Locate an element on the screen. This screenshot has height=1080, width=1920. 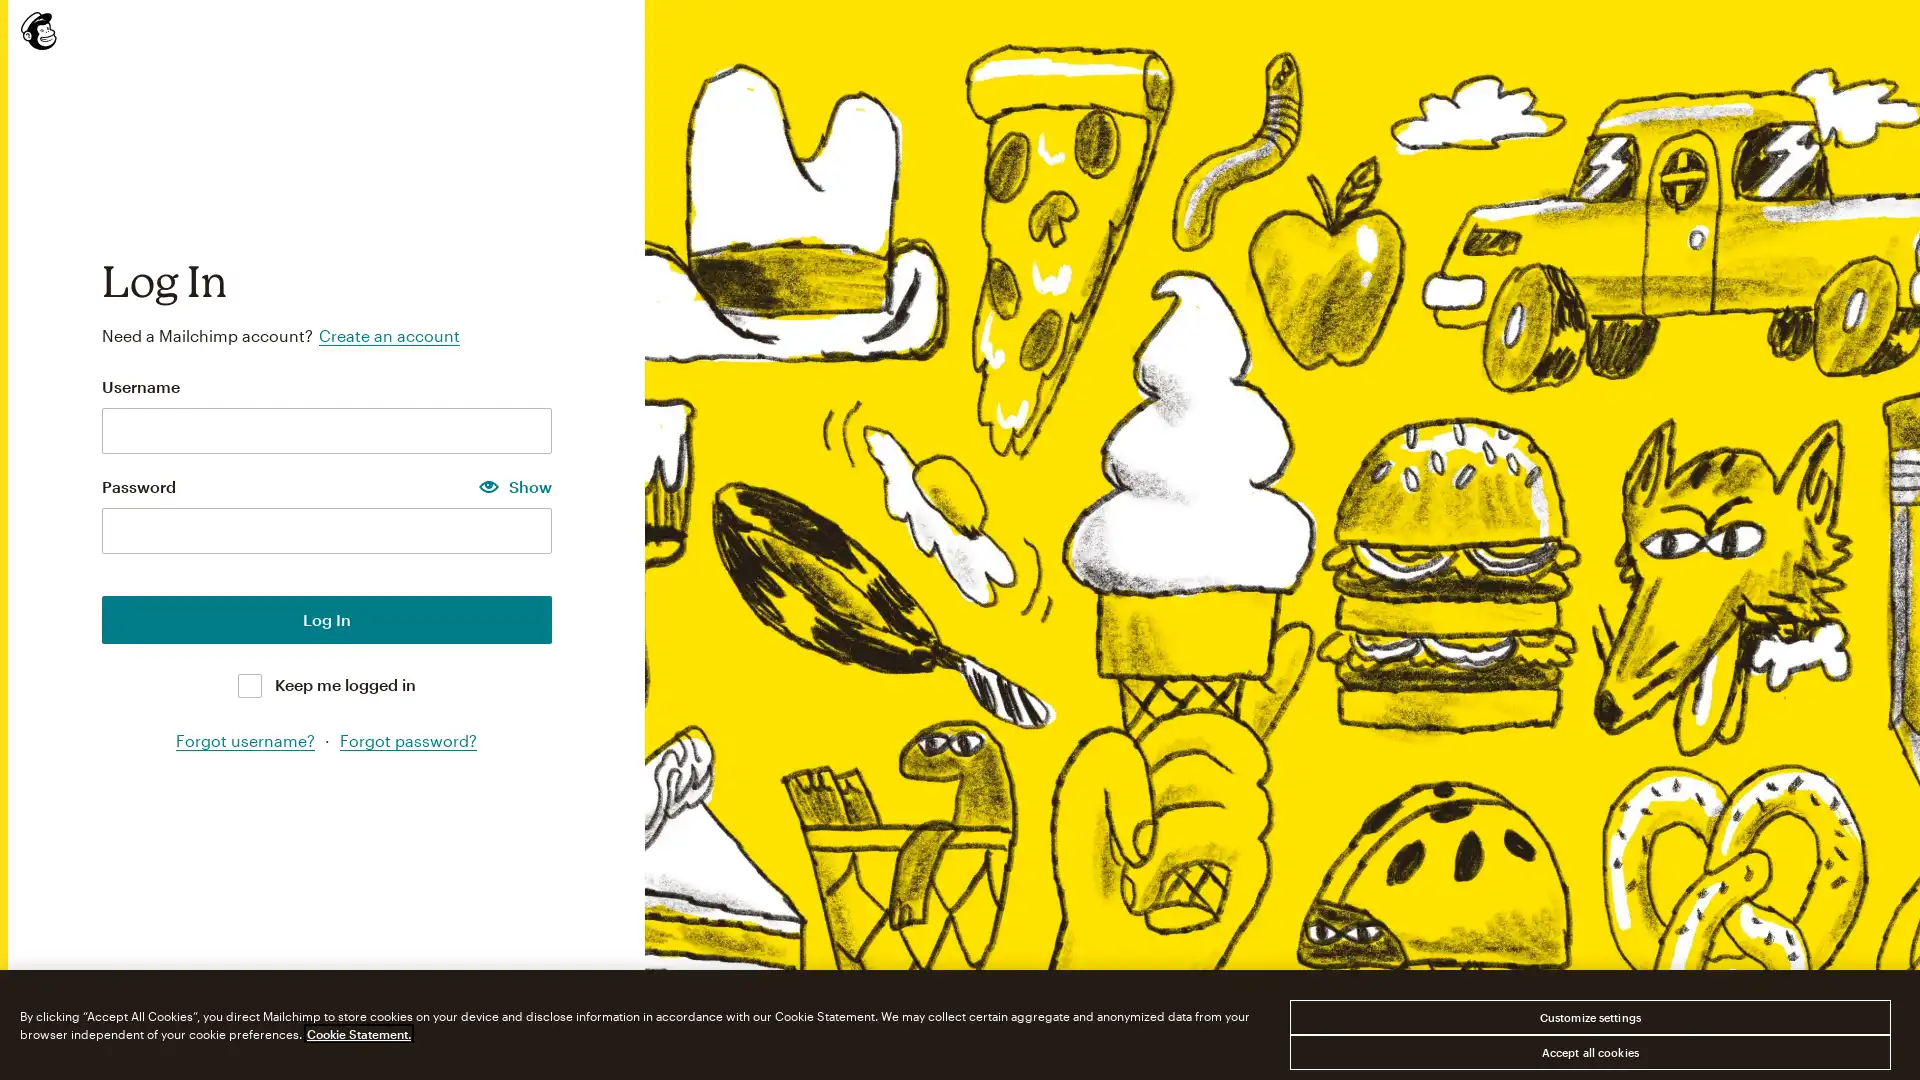
Log In is located at coordinates (326, 617).